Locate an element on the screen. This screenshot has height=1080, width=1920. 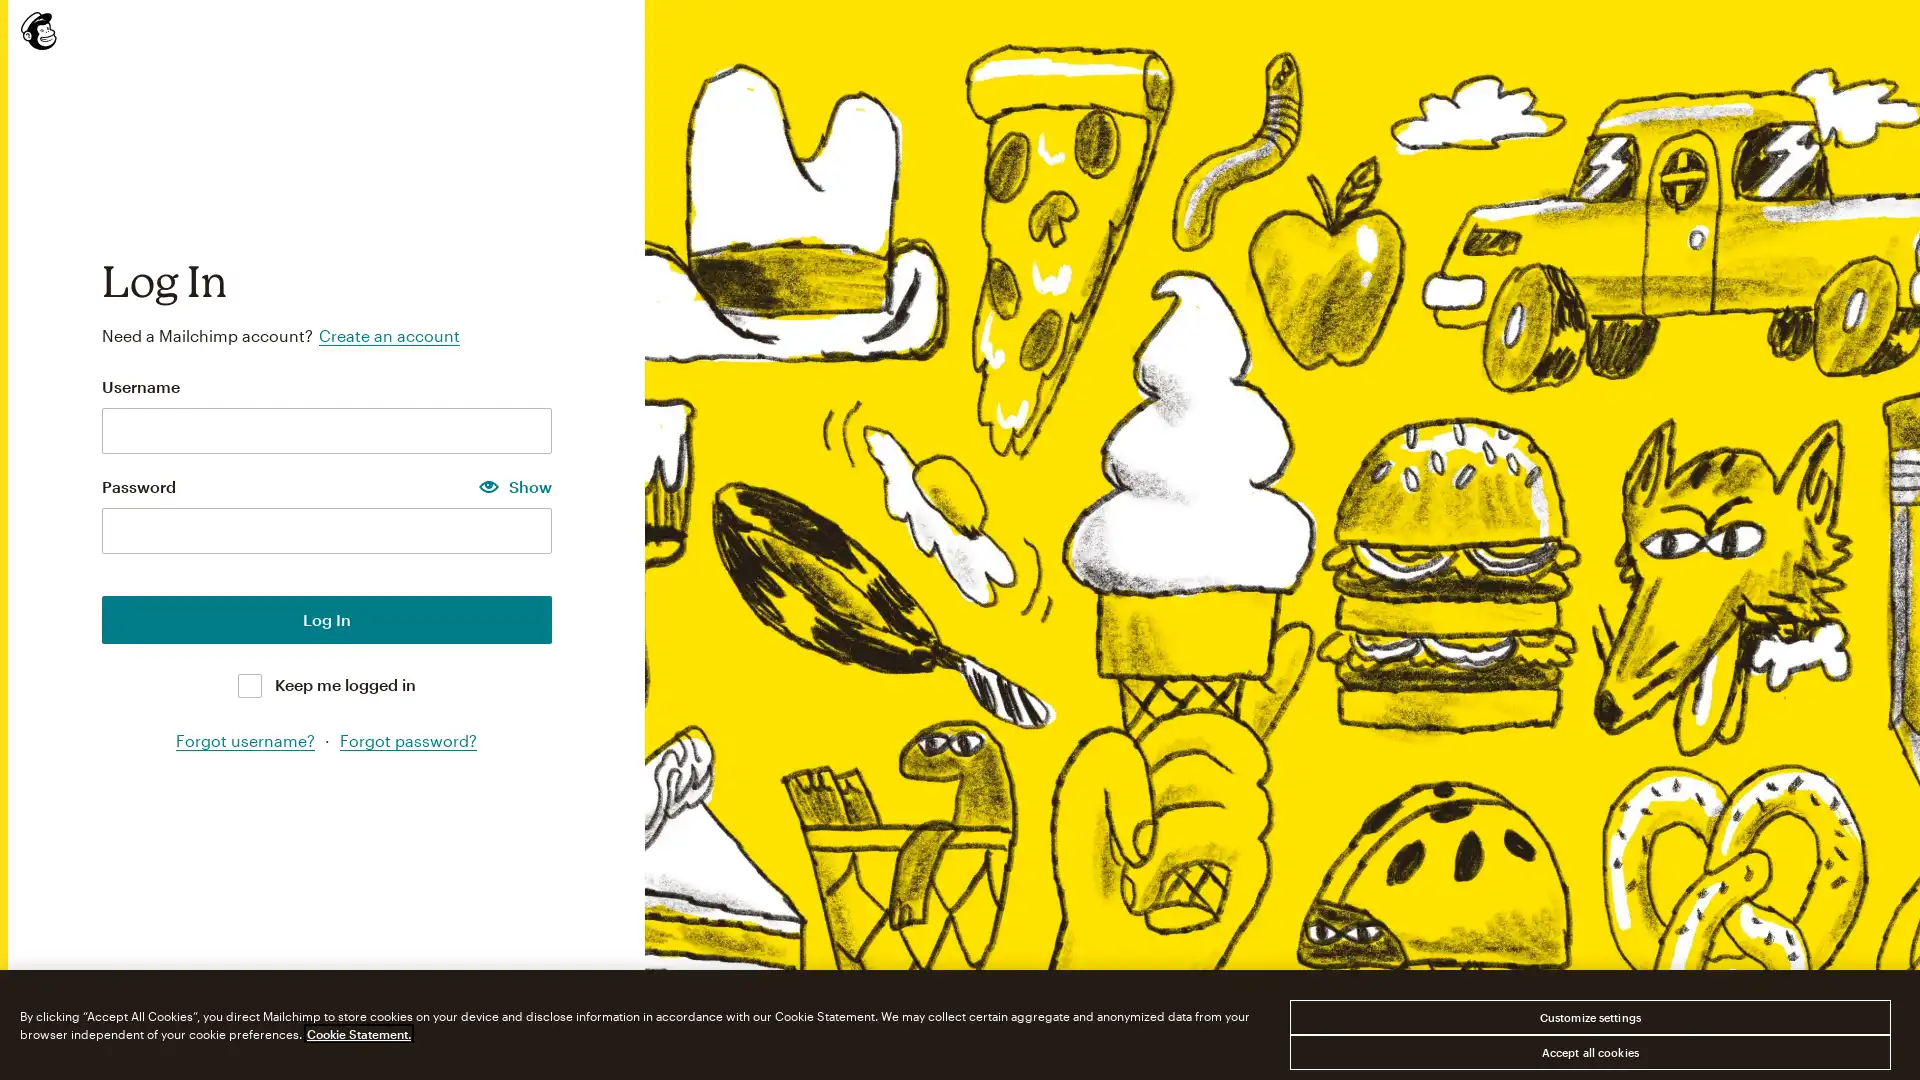
Log In is located at coordinates (326, 617).